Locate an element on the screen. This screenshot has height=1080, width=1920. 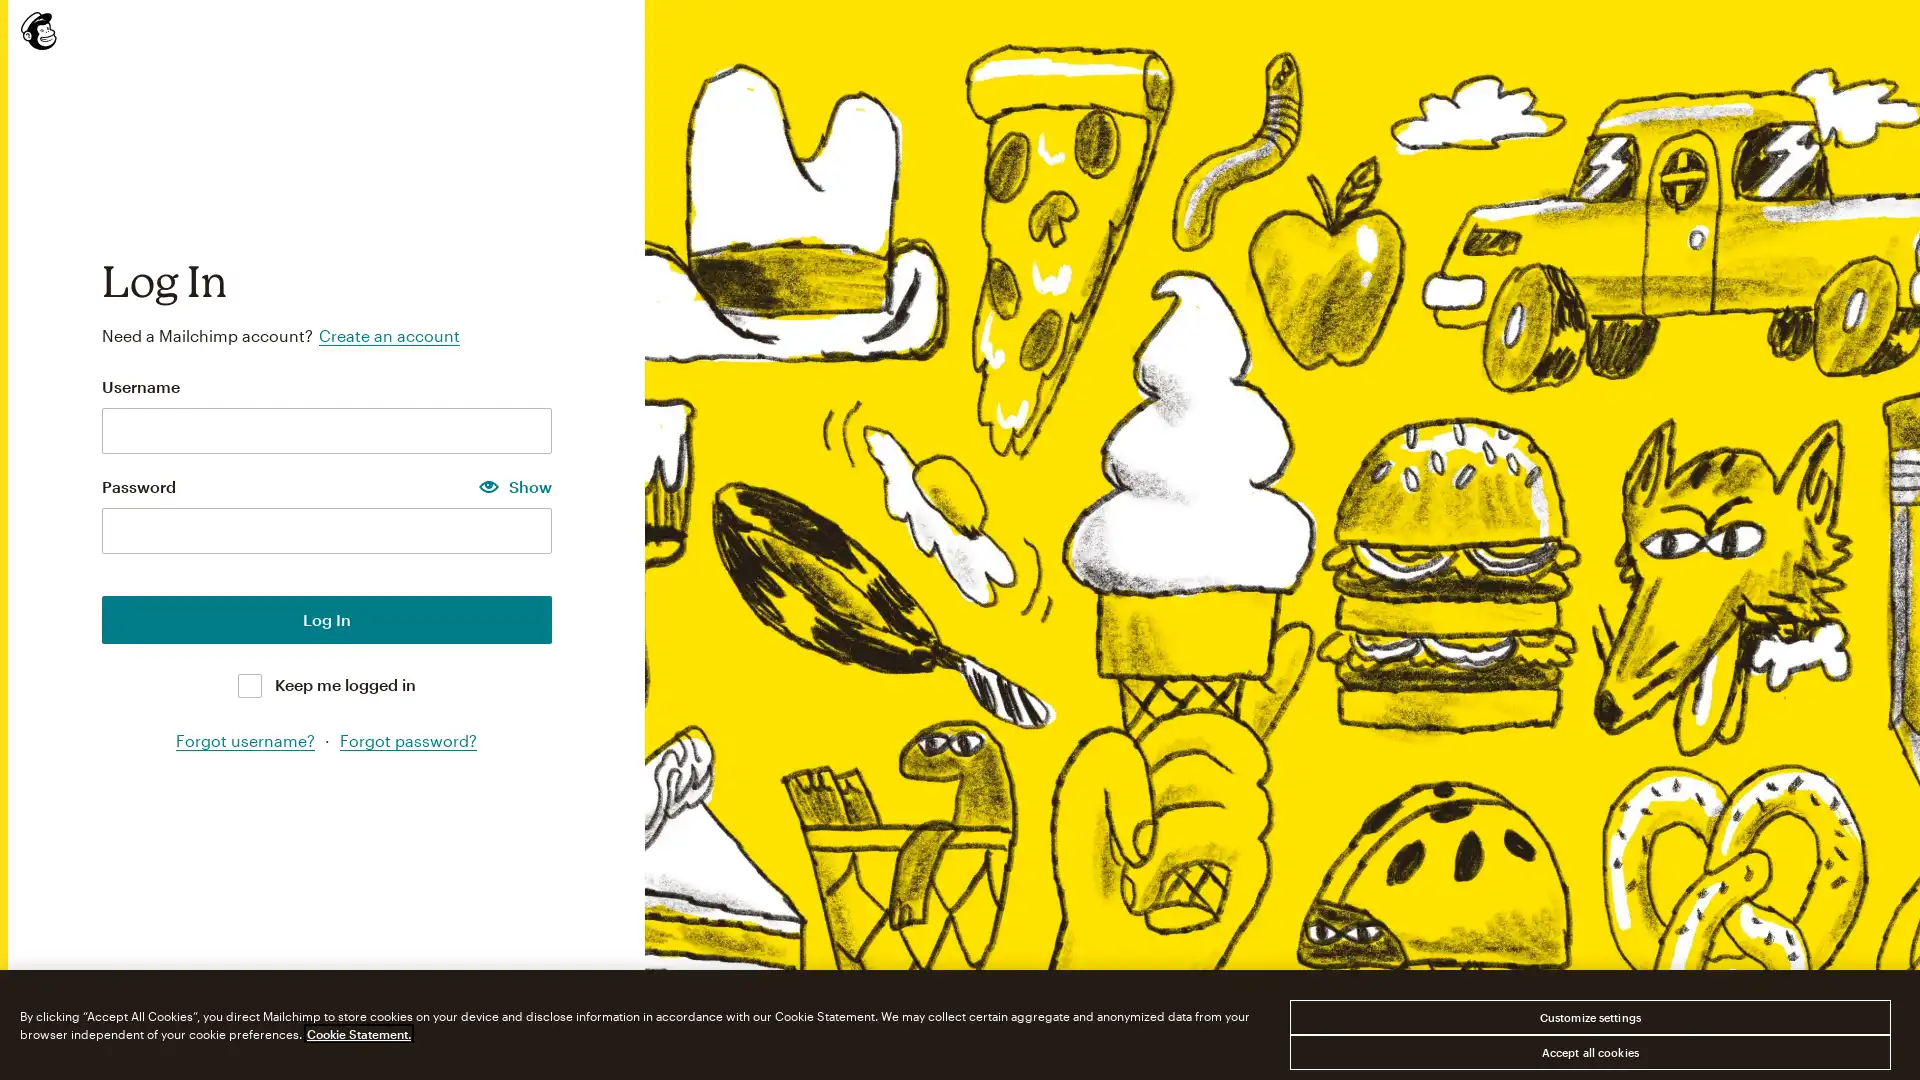
Log In is located at coordinates (326, 617).